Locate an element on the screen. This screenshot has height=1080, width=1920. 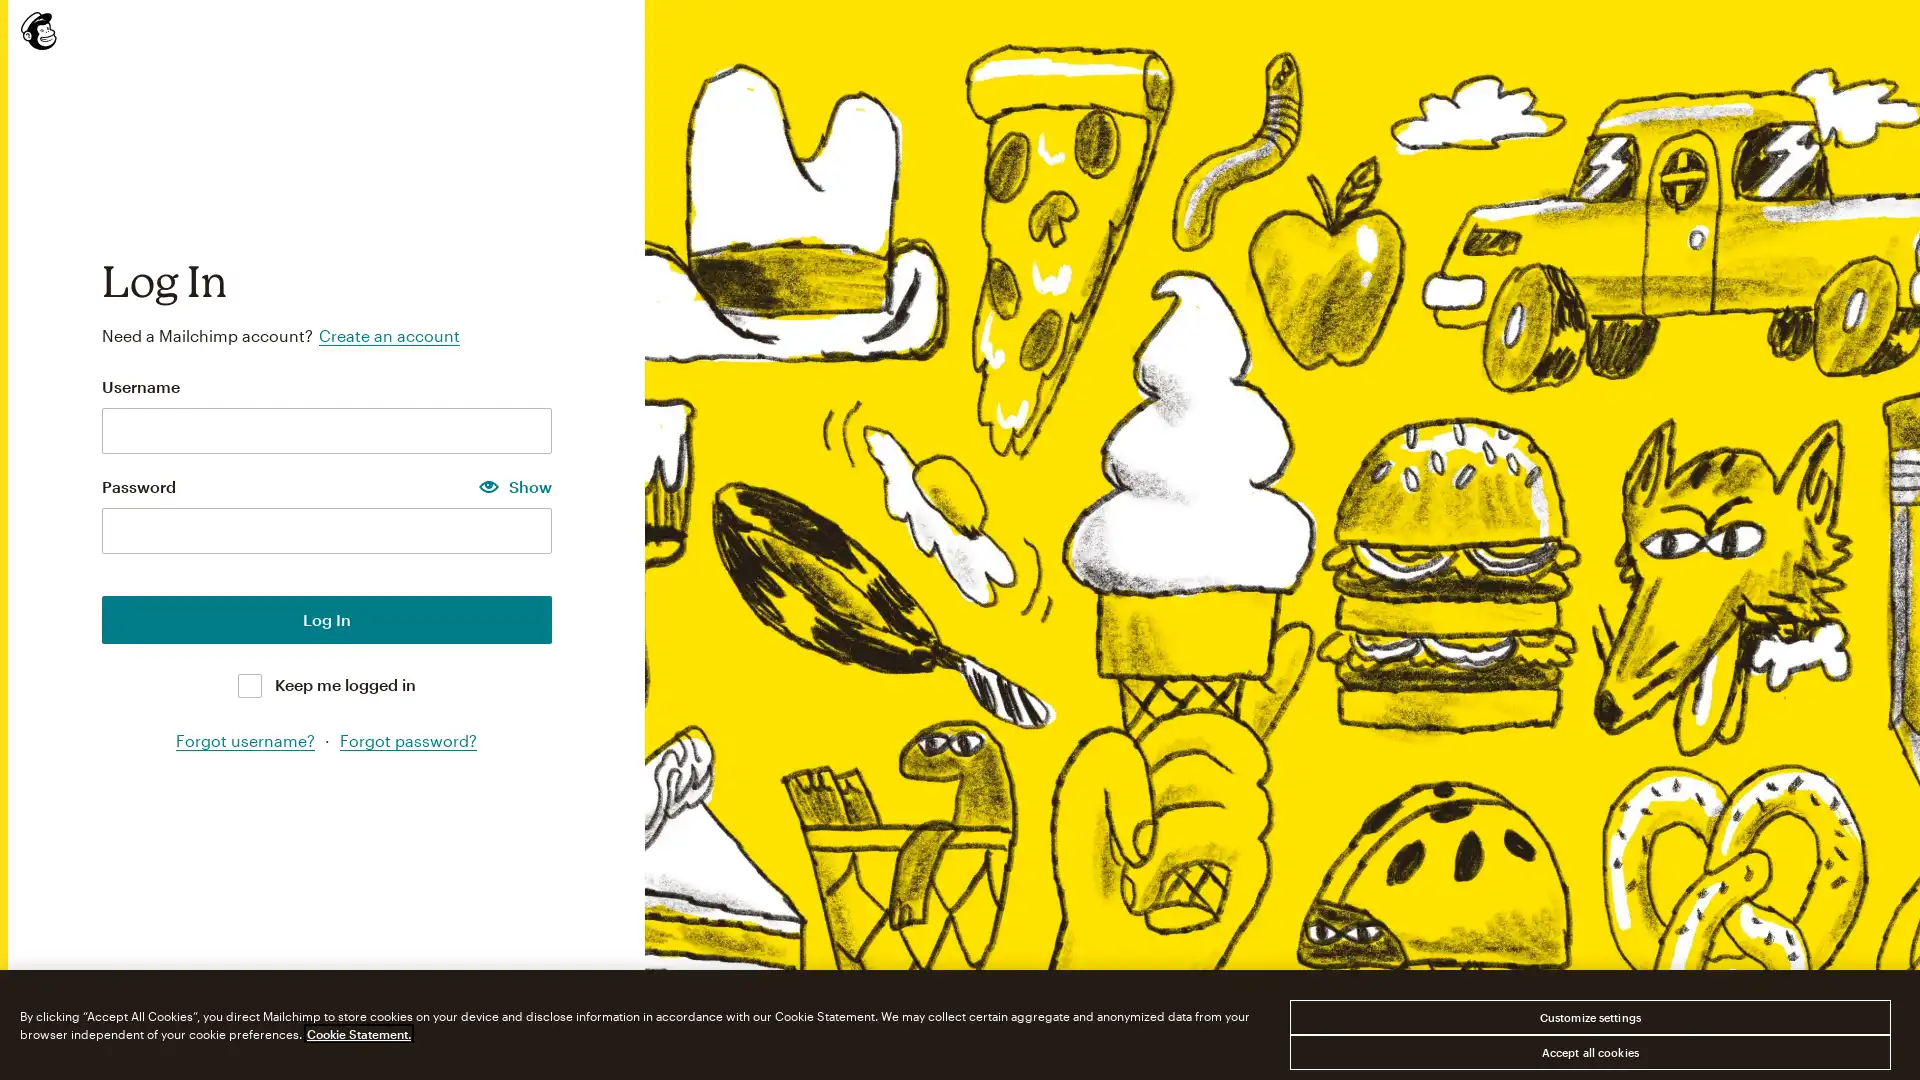
Log In is located at coordinates (326, 617).